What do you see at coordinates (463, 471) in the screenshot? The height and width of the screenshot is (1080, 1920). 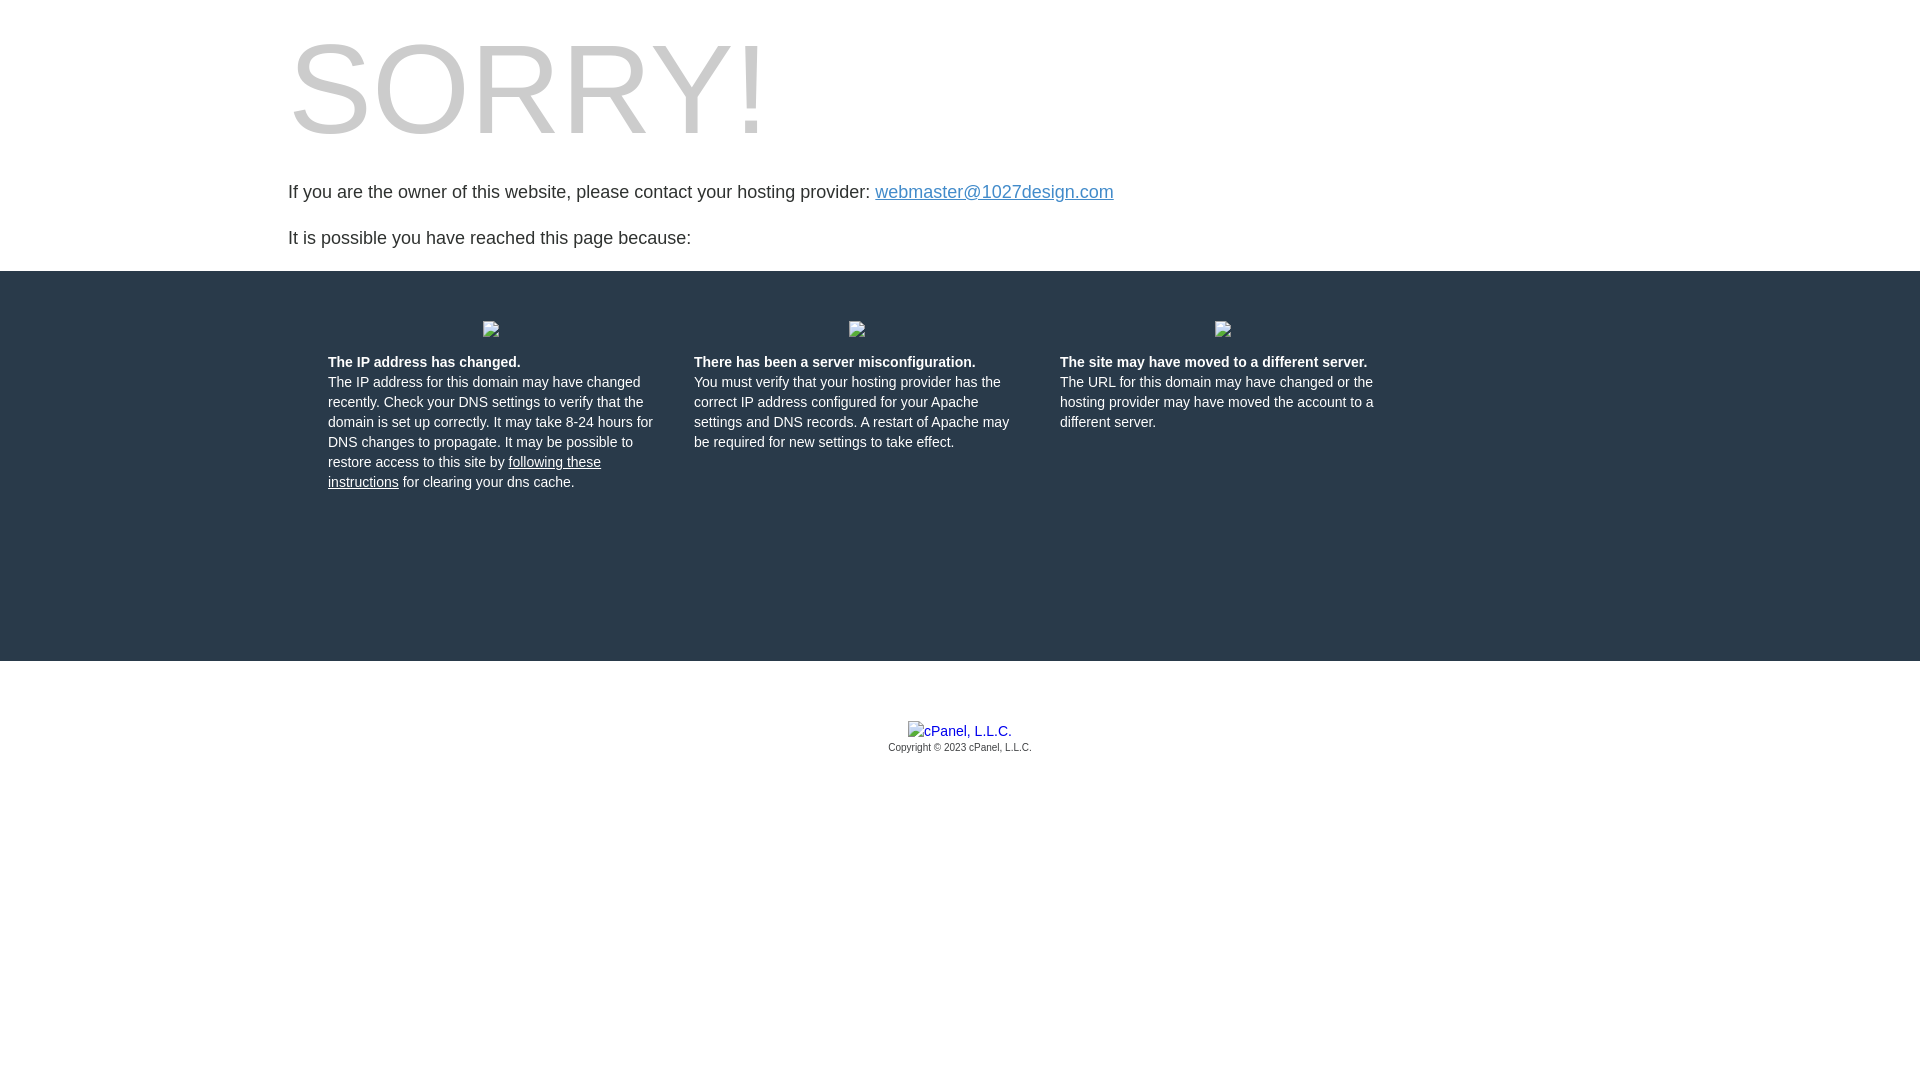 I see `'following these instructions'` at bounding box center [463, 471].